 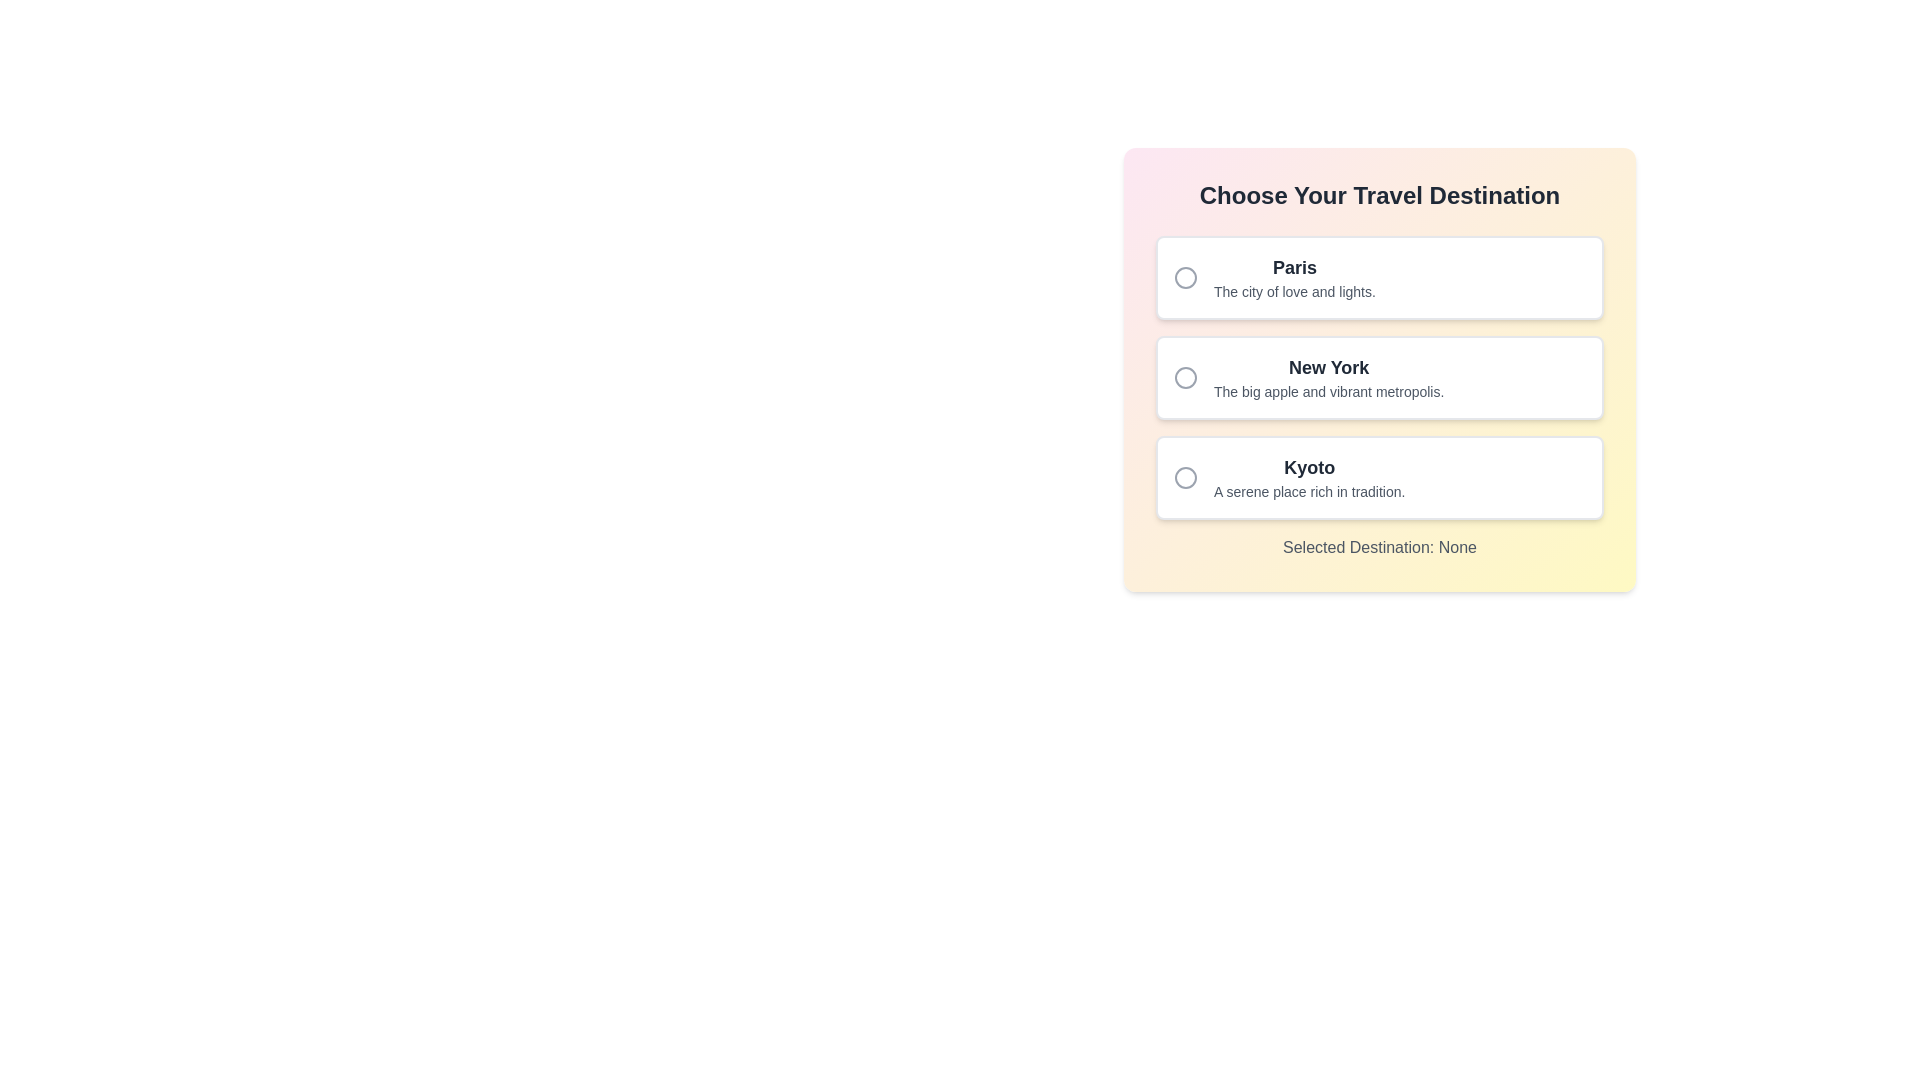 I want to click on the Text Block that provides information about the travel destination 'Kyoto', which is the third item in the list of travel destinations, so click(x=1309, y=478).